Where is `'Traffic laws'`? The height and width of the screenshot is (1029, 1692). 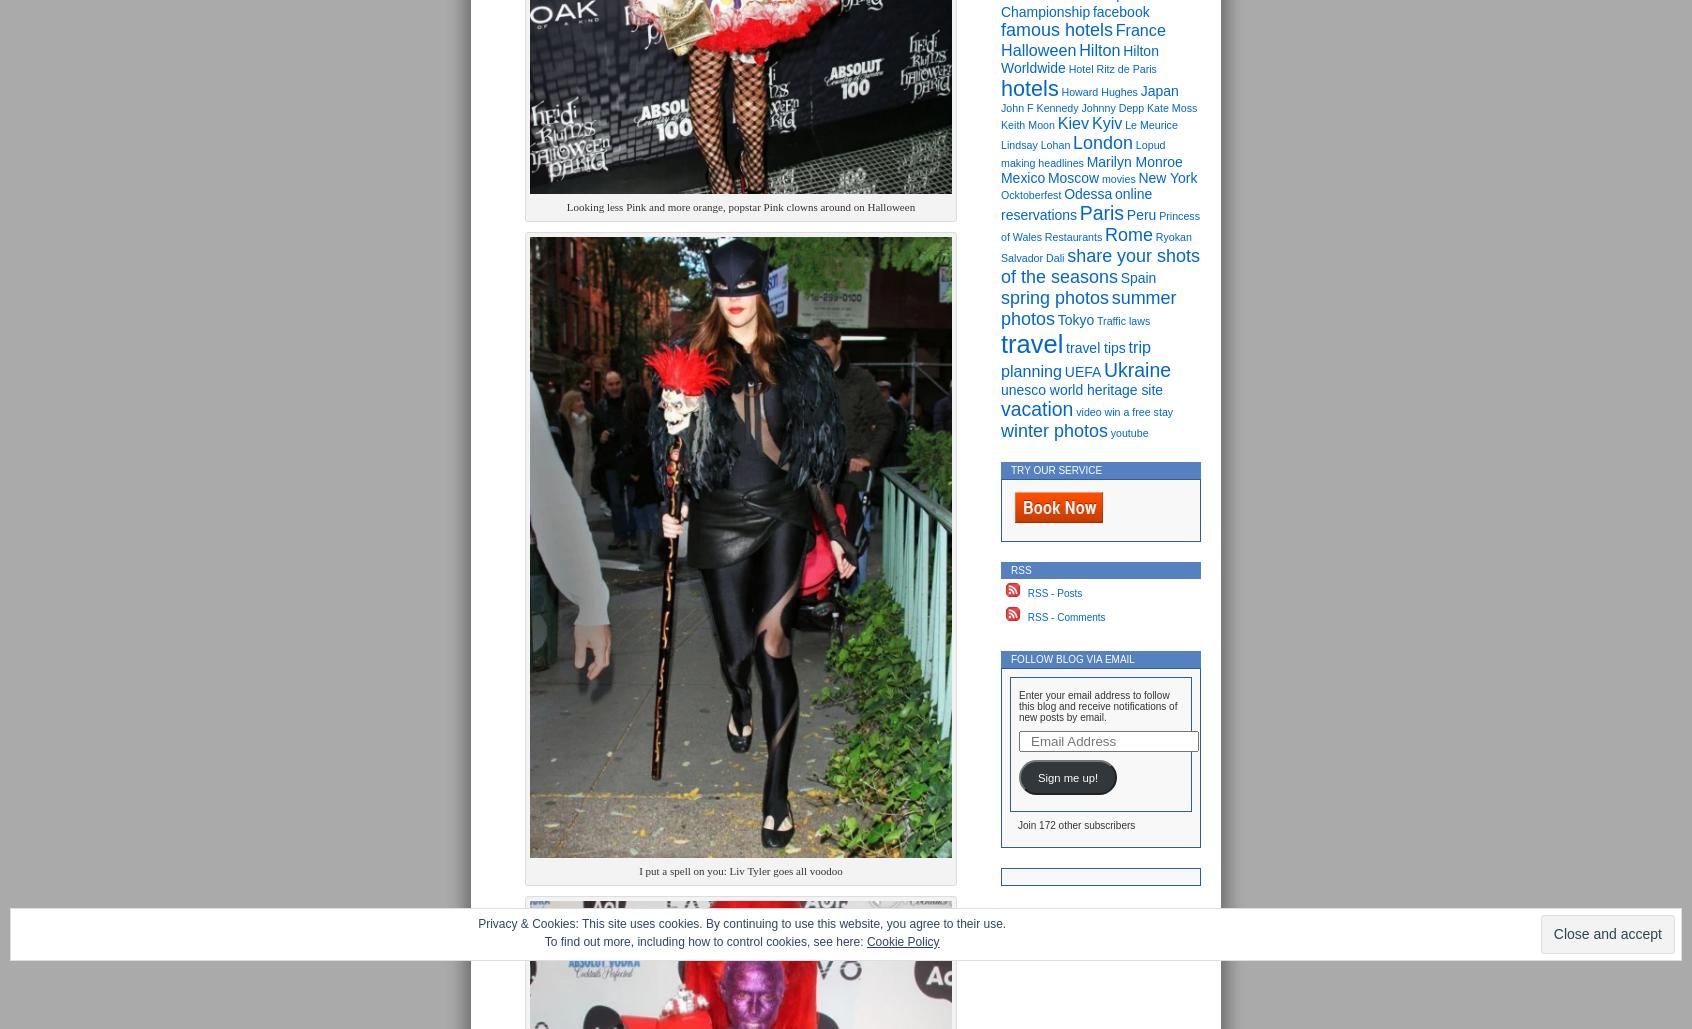
'Traffic laws' is located at coordinates (1122, 321).